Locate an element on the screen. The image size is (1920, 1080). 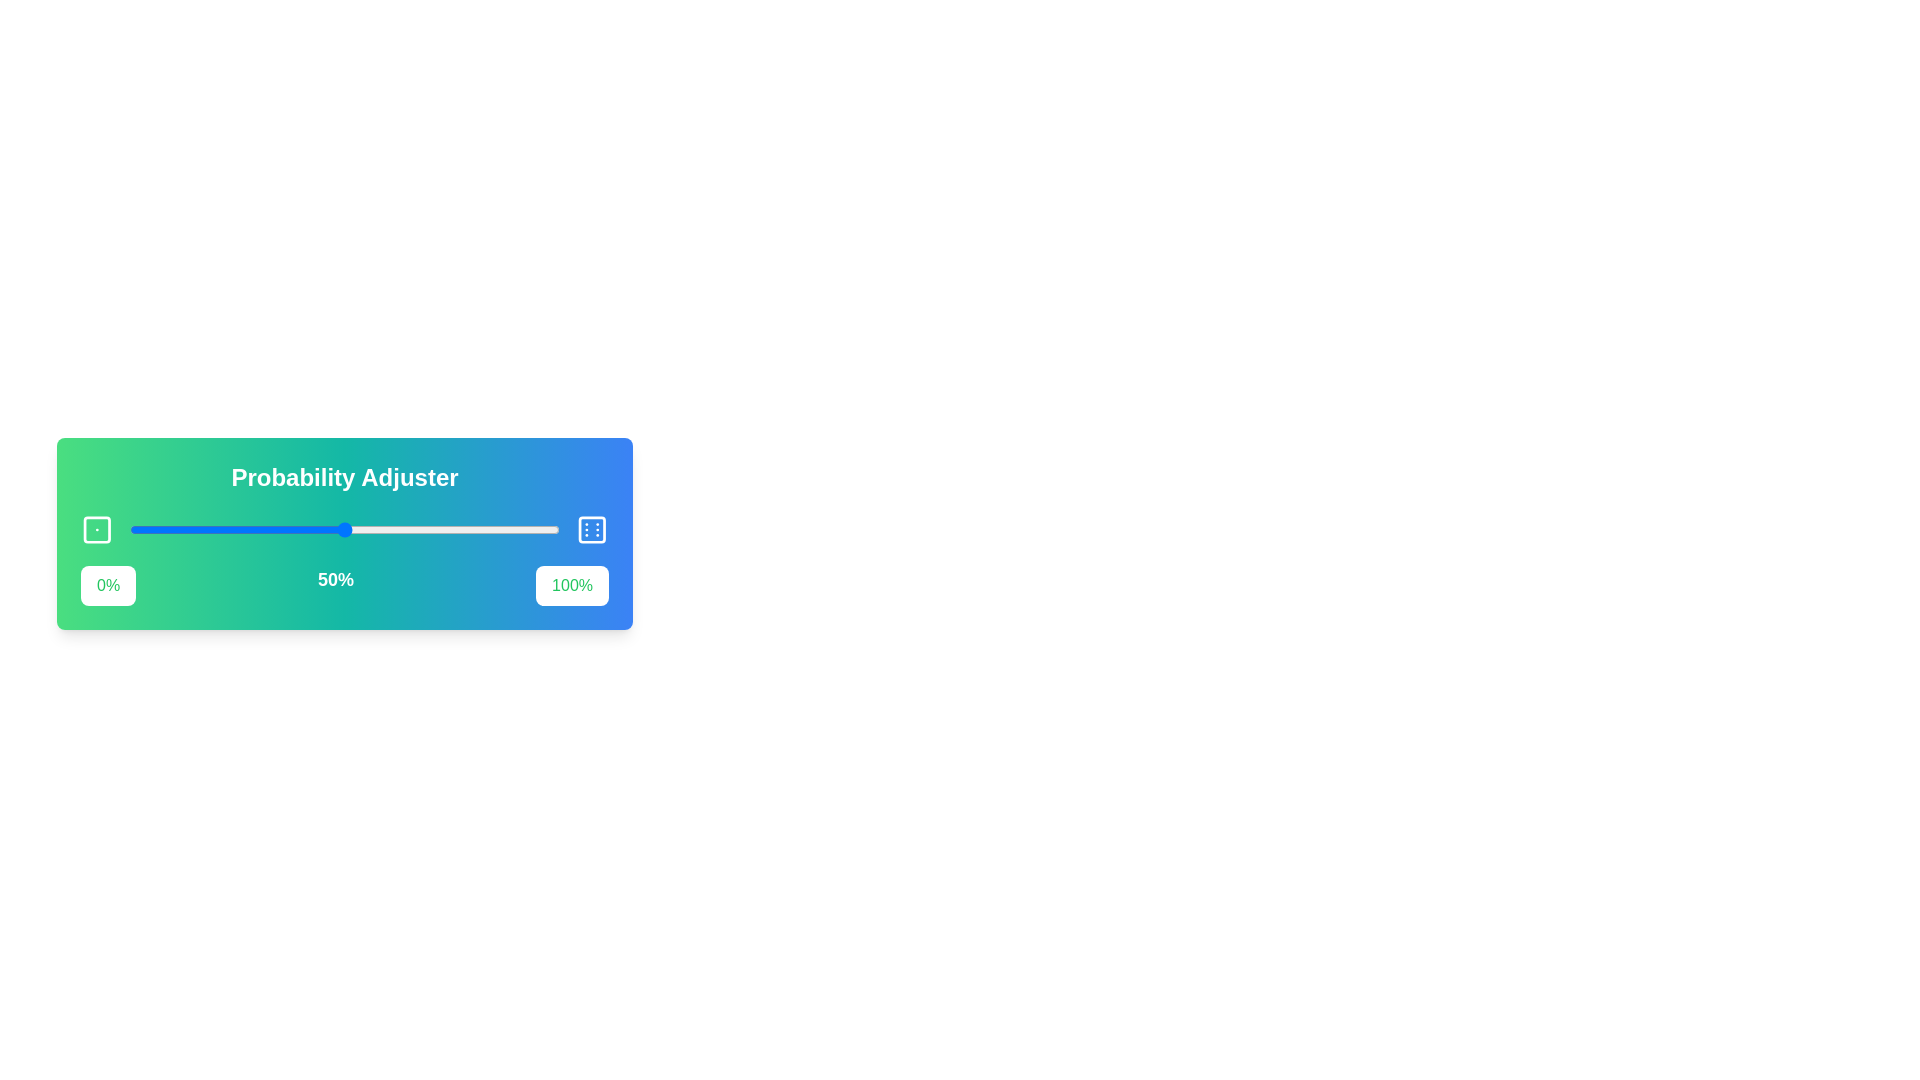
the slider to set the probability to 45% is located at coordinates (323, 528).